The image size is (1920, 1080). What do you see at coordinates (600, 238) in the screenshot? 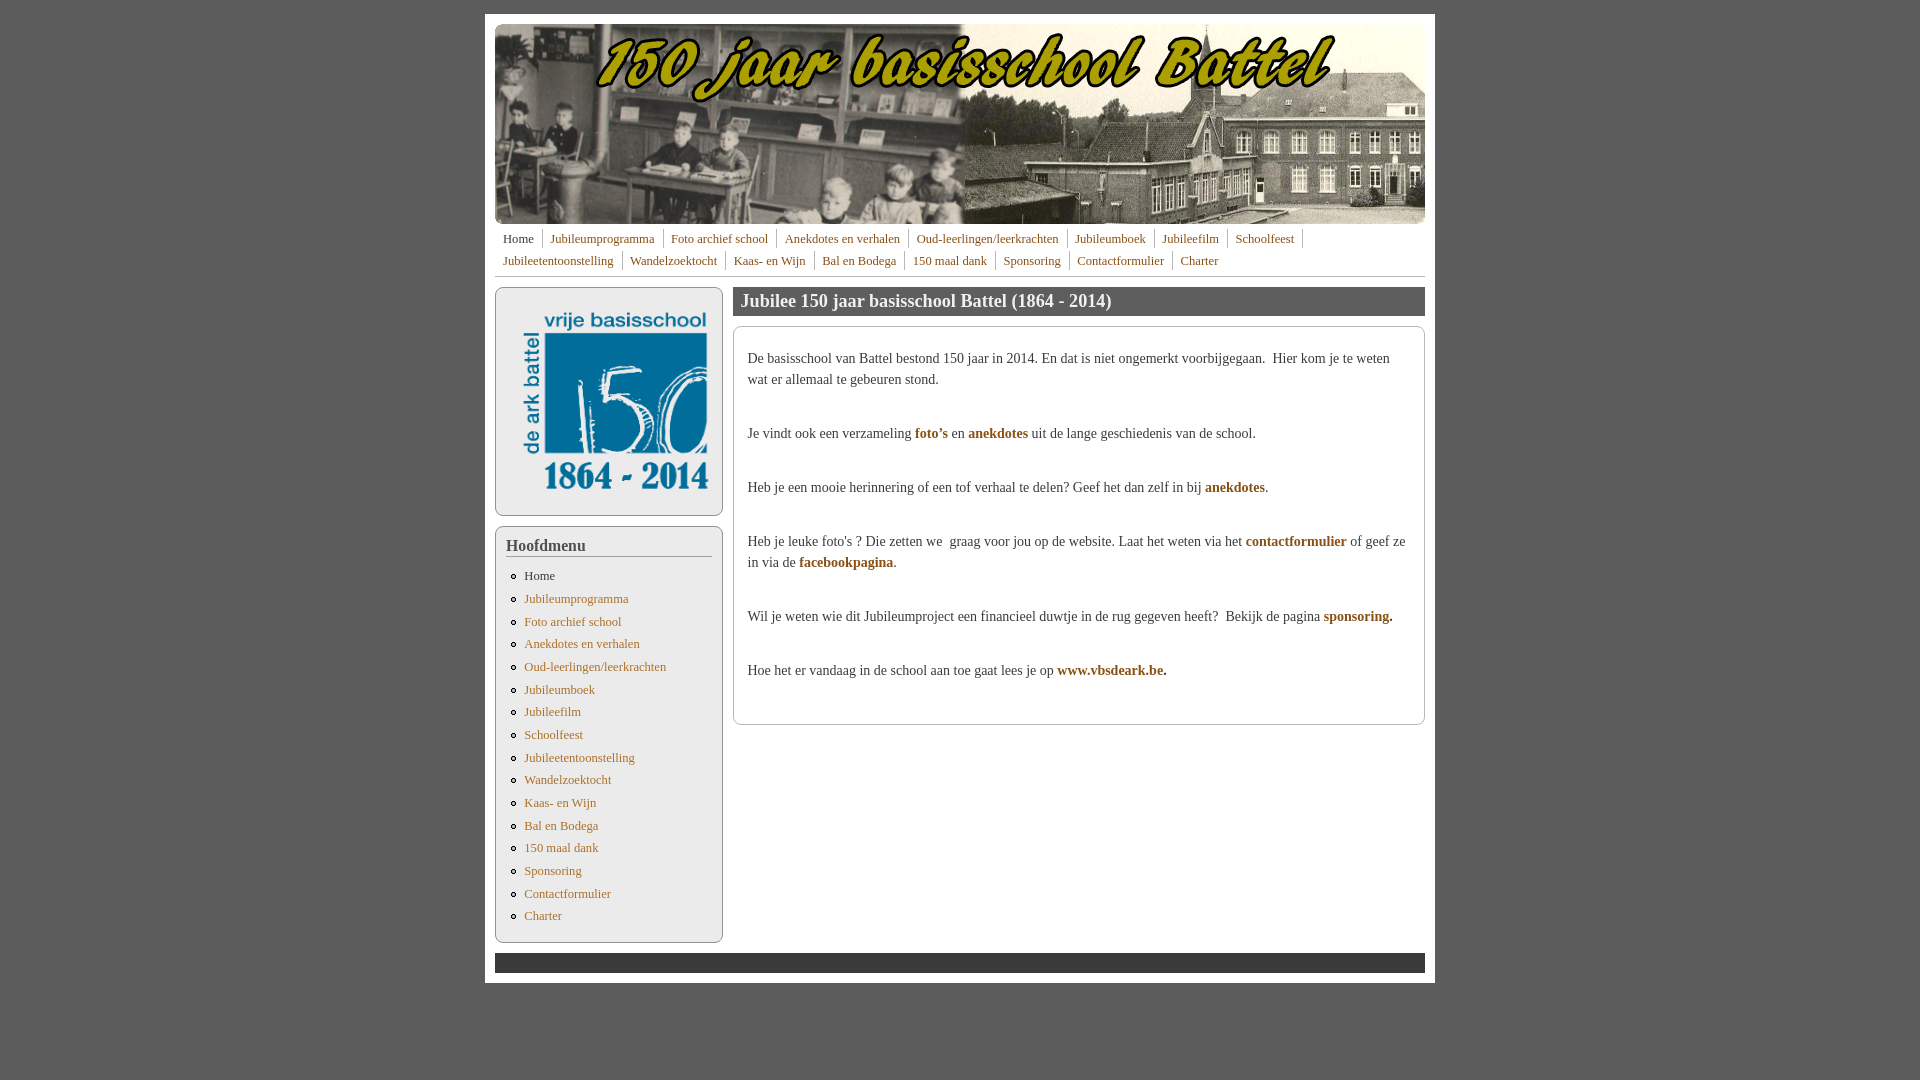
I see `'Jubileumprogramma'` at bounding box center [600, 238].